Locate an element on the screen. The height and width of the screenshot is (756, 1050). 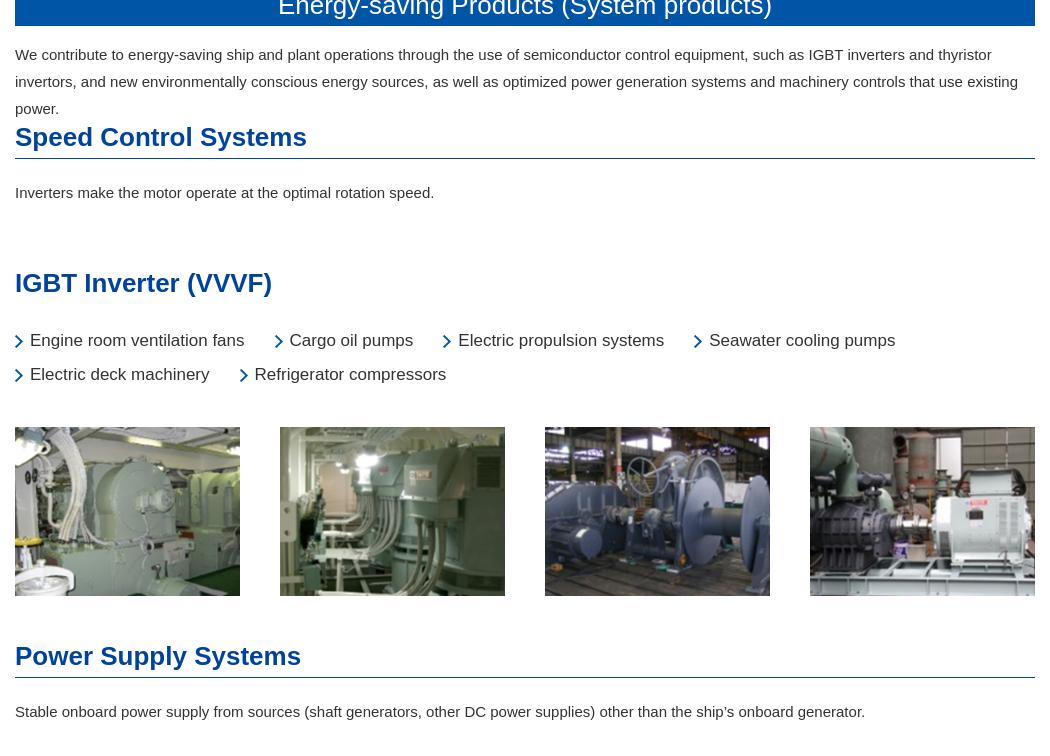
'Seawater cooling pumps' is located at coordinates (800, 340).